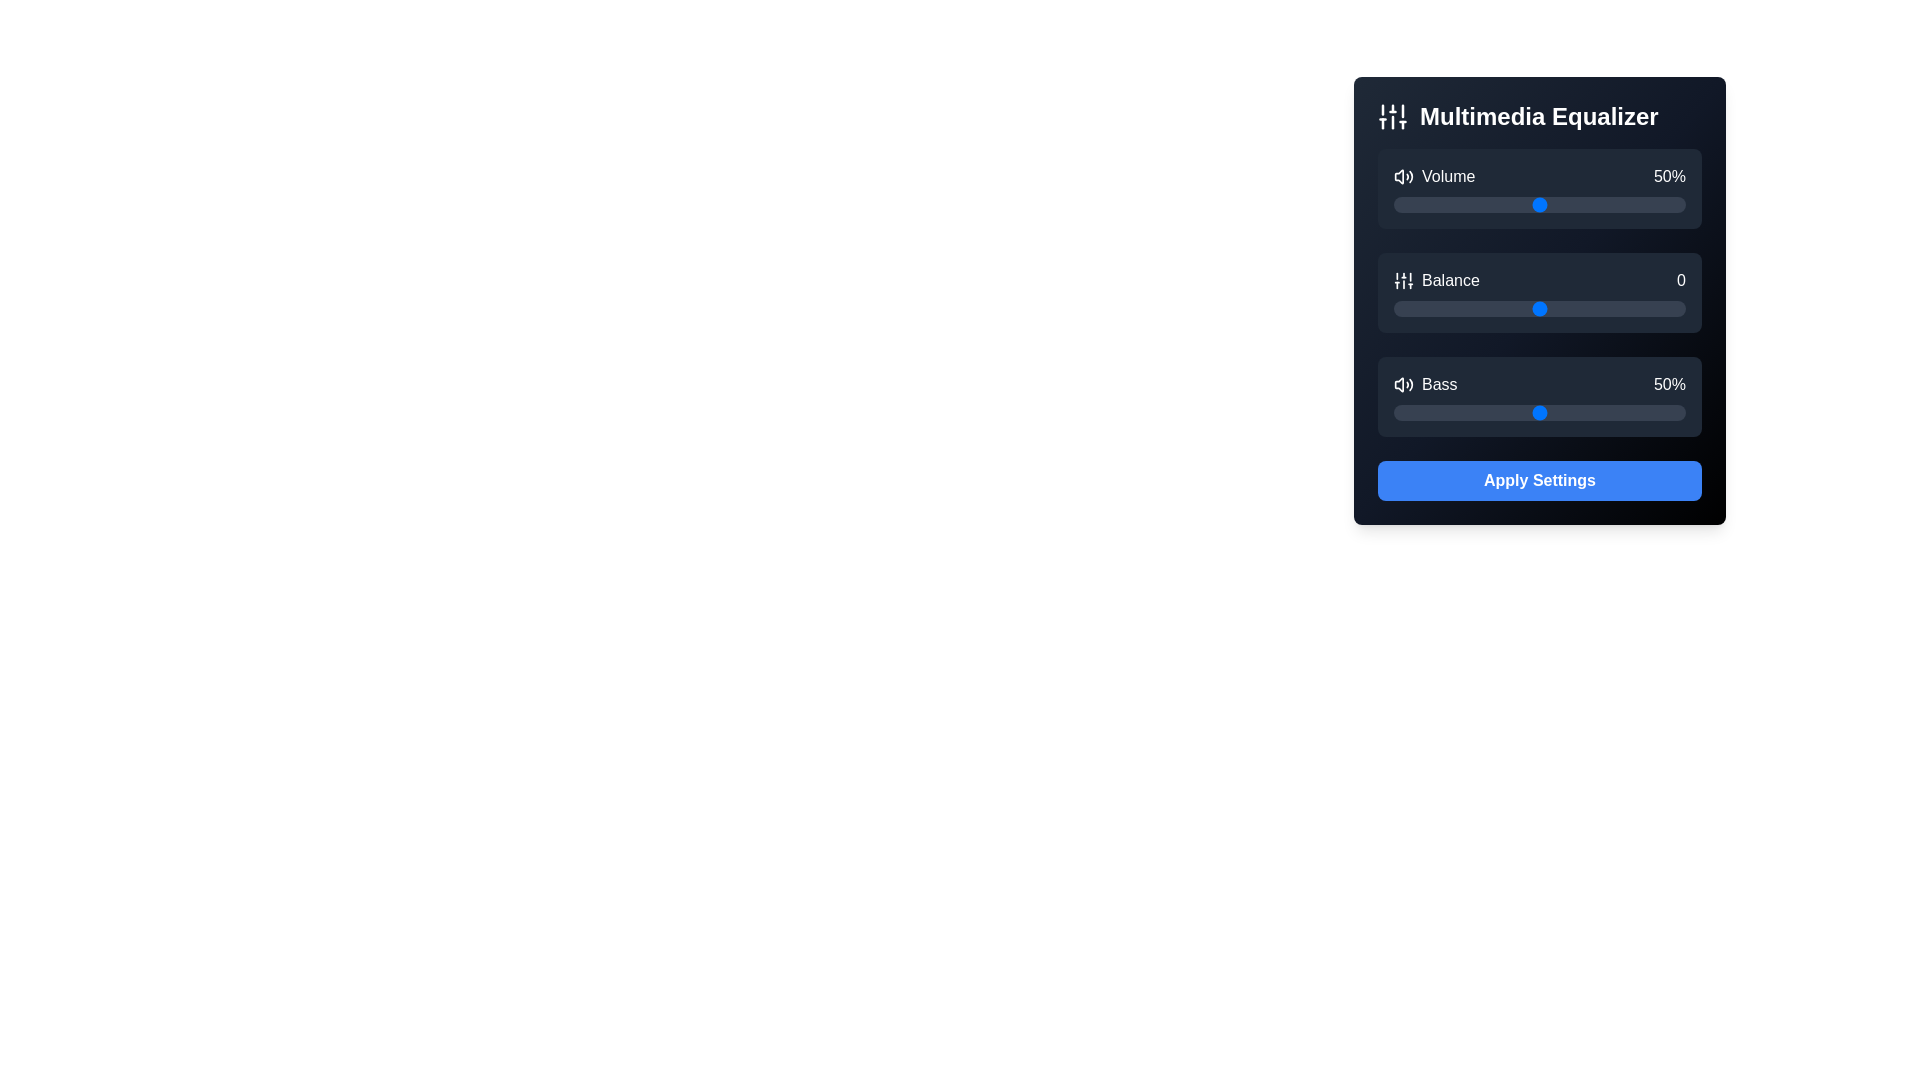  I want to click on the button that applies changes in the 'Multimedia Equalizer' control panel, located below the 'Volume', 'Balance', and 'Bass' sliders, so click(1539, 481).